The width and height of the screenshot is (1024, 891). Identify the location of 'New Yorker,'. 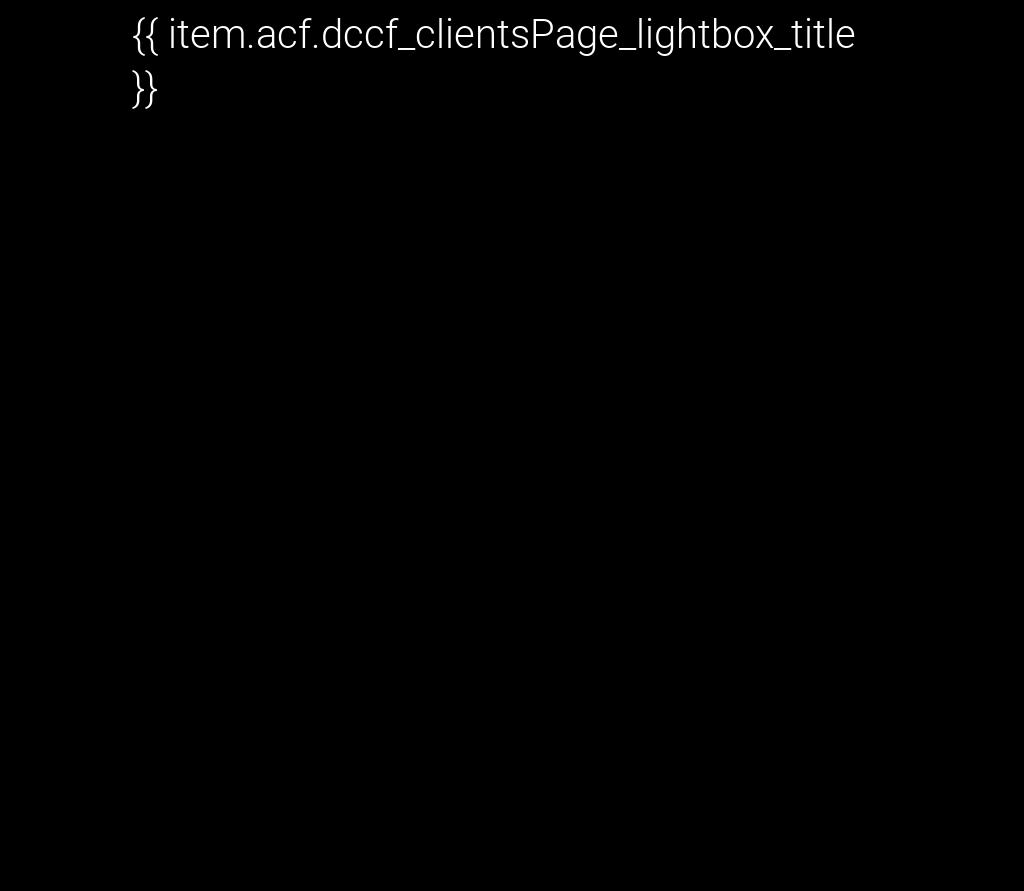
(214, 440).